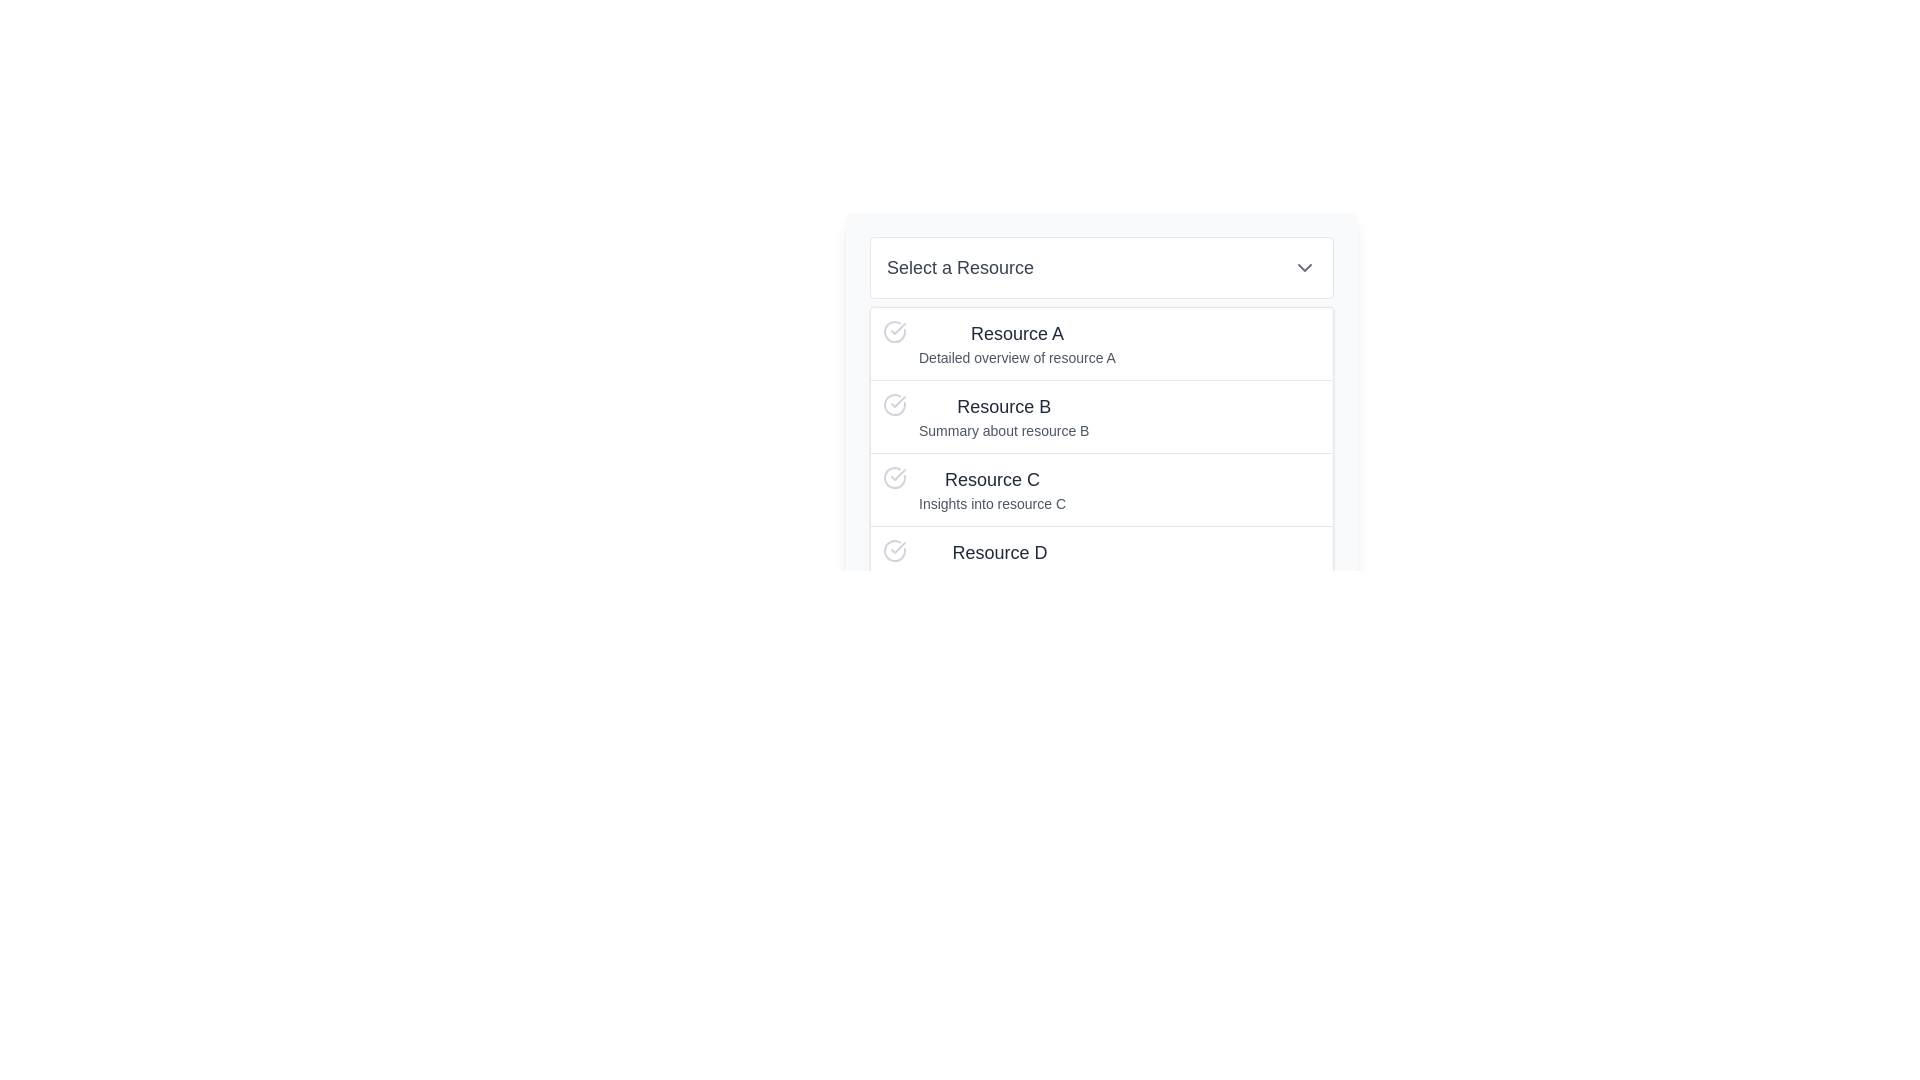 The height and width of the screenshot is (1080, 1920). I want to click on the text label displaying 'Insights into resource C', which is styled with small gray text and positioned below the heading 'Resource C', so click(992, 503).